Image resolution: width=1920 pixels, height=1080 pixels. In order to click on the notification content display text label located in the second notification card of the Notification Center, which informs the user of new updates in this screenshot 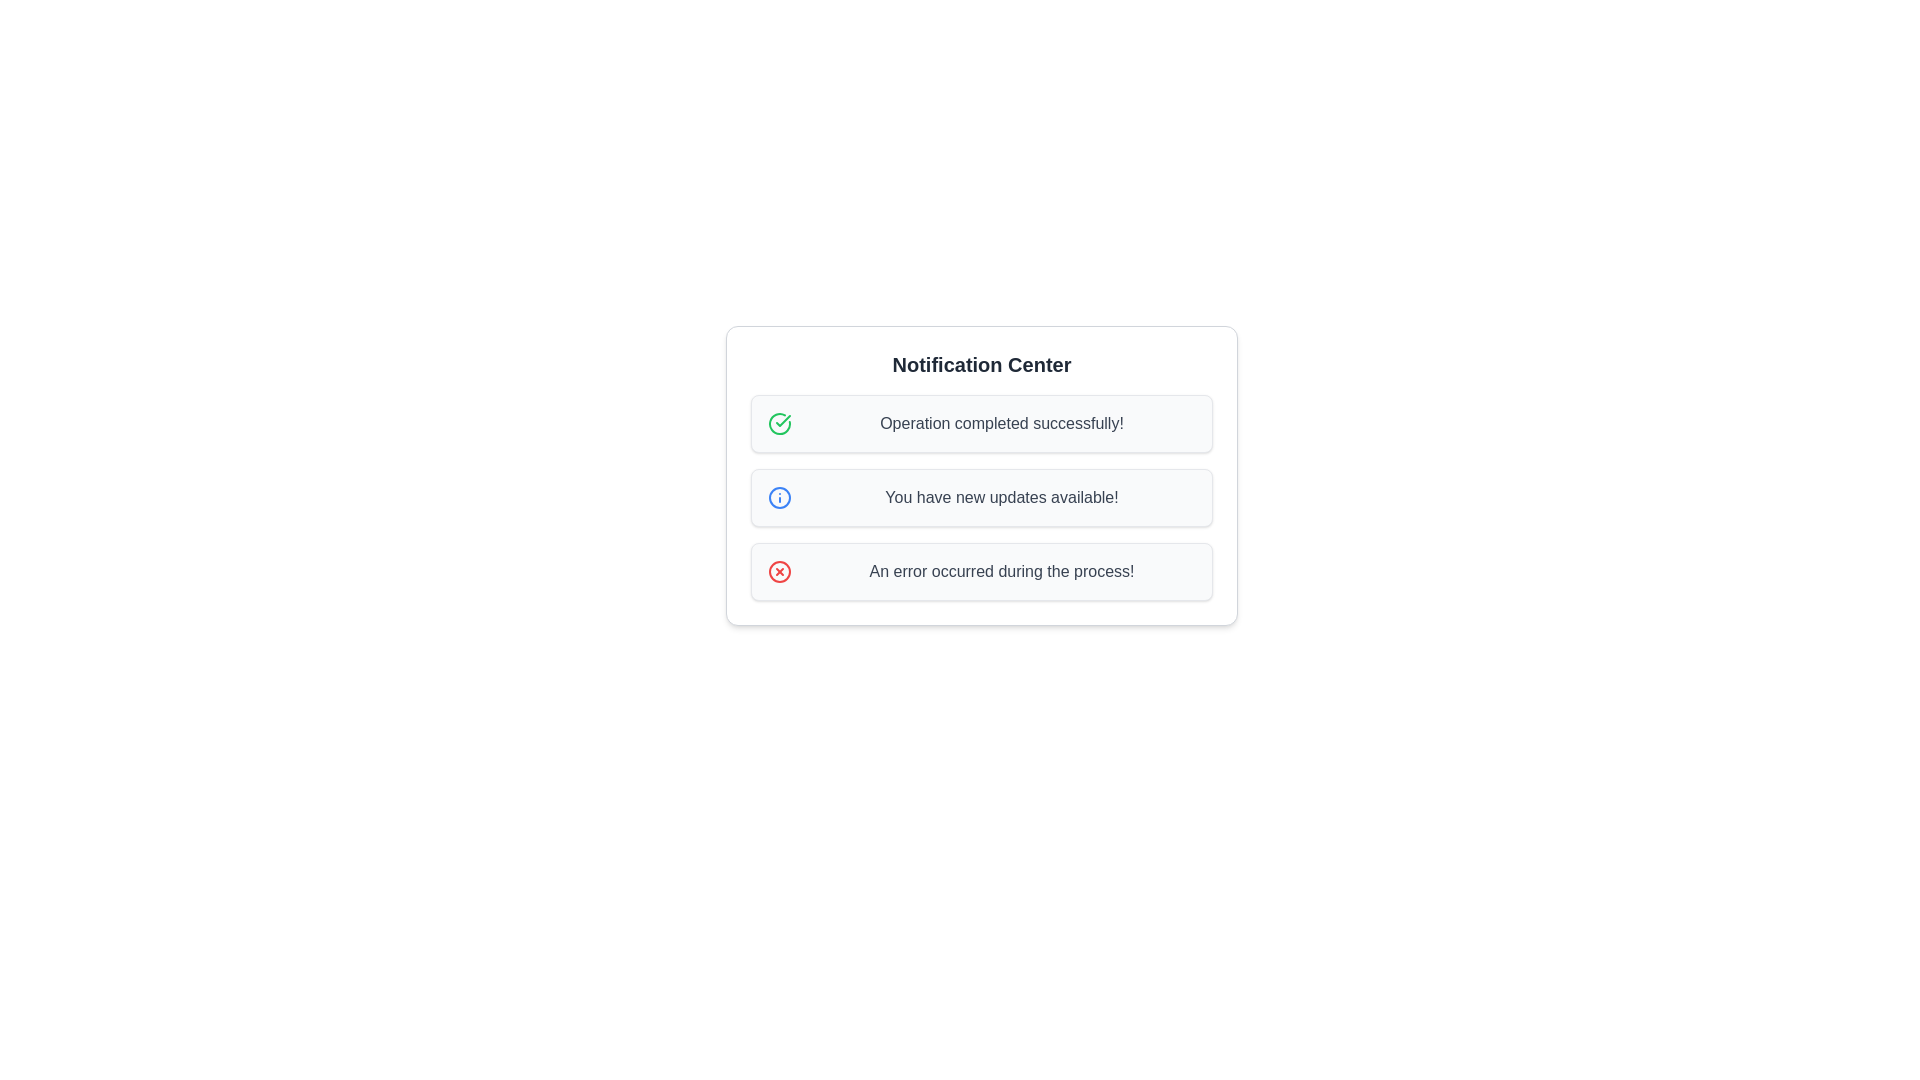, I will do `click(1002, 496)`.